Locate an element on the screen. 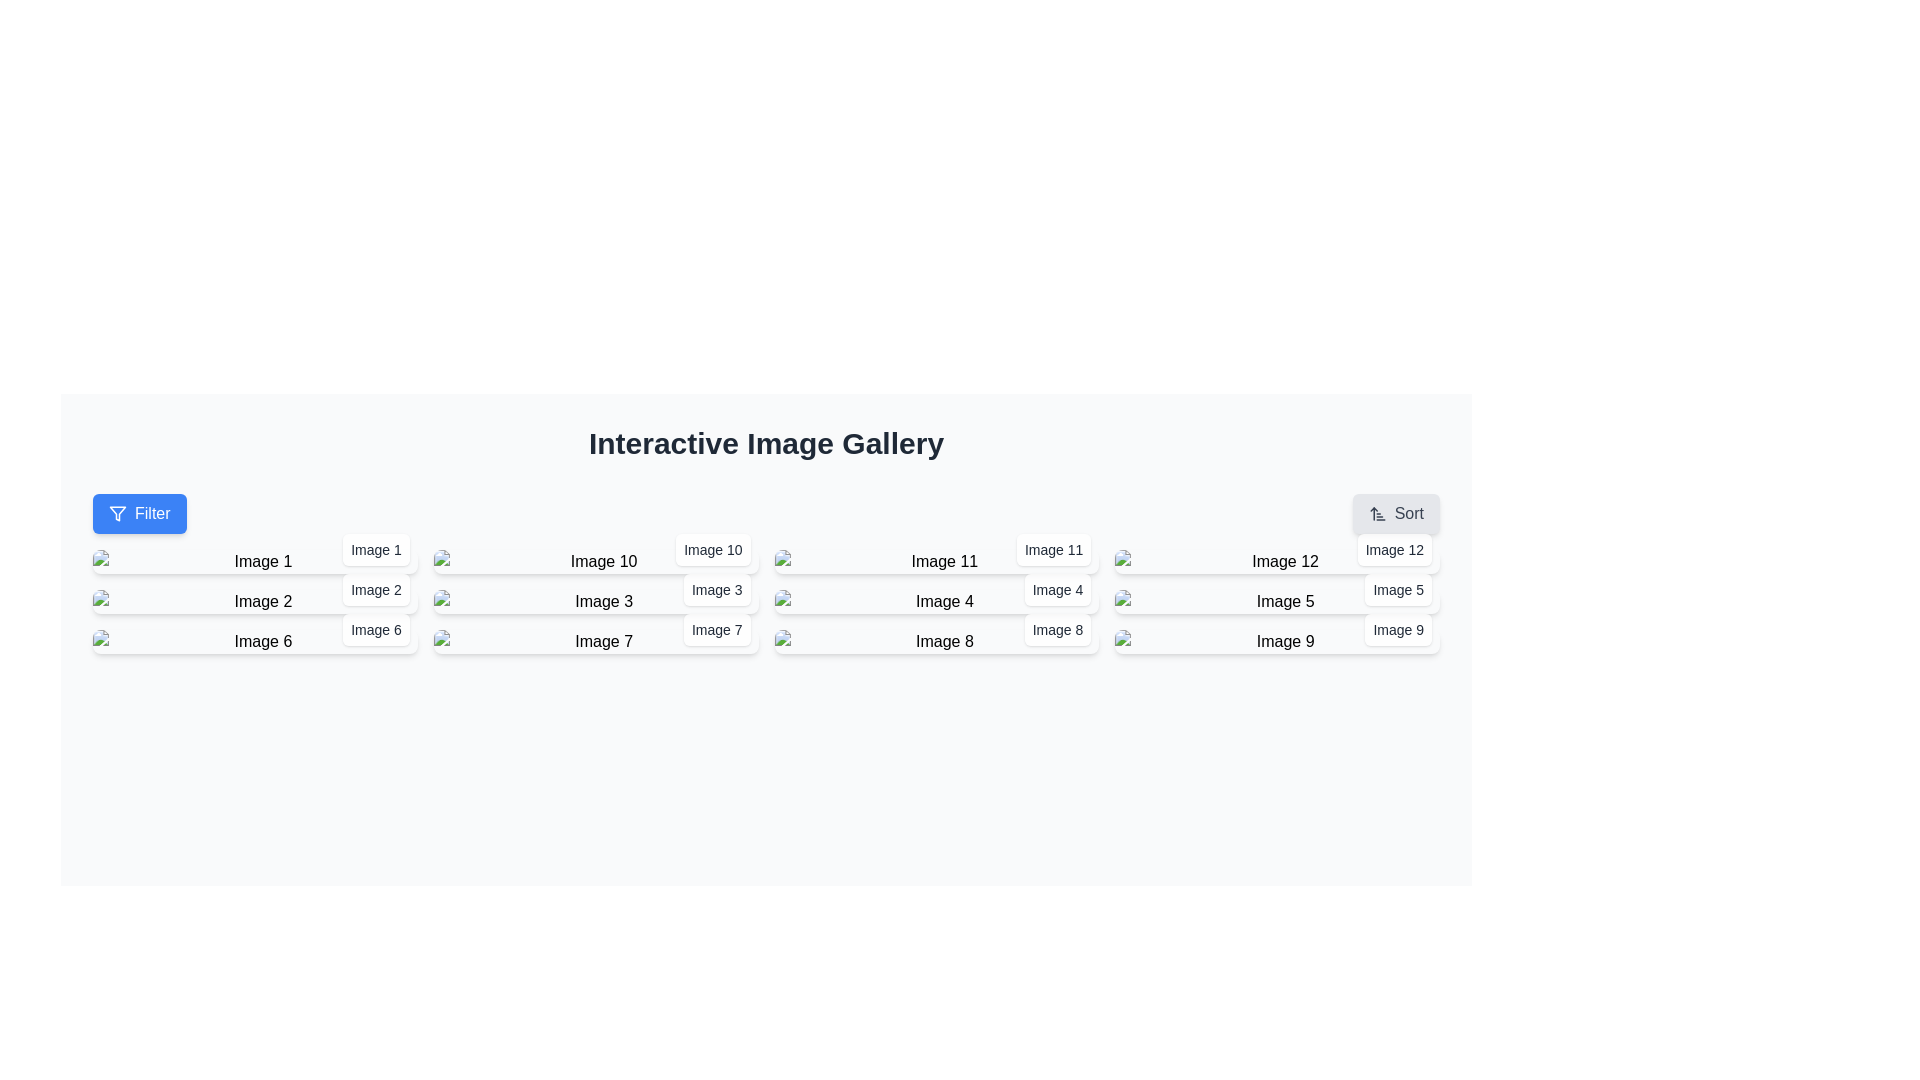 The image size is (1920, 1080). the Thumbnail with label 'Image 1' is located at coordinates (254, 562).